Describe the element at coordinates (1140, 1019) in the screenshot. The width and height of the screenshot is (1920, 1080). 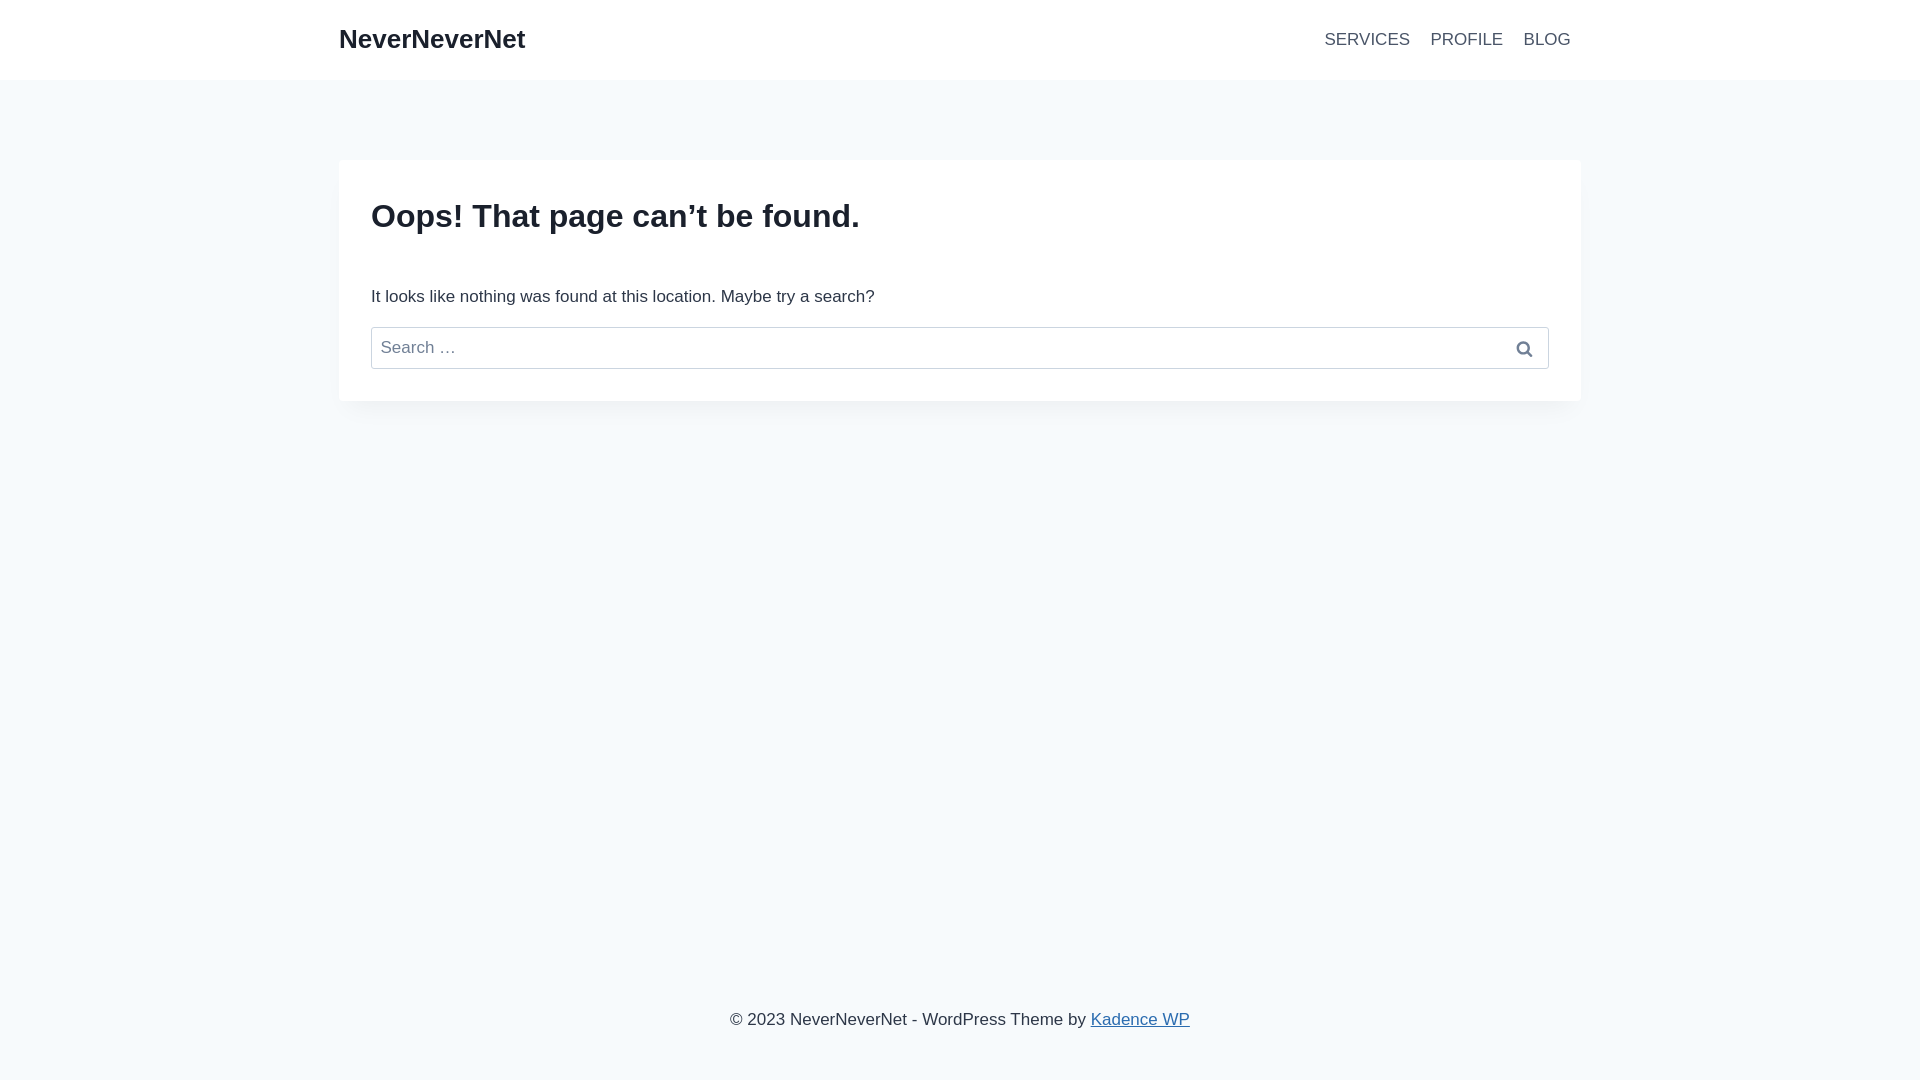
I see `'Kadence WP'` at that location.